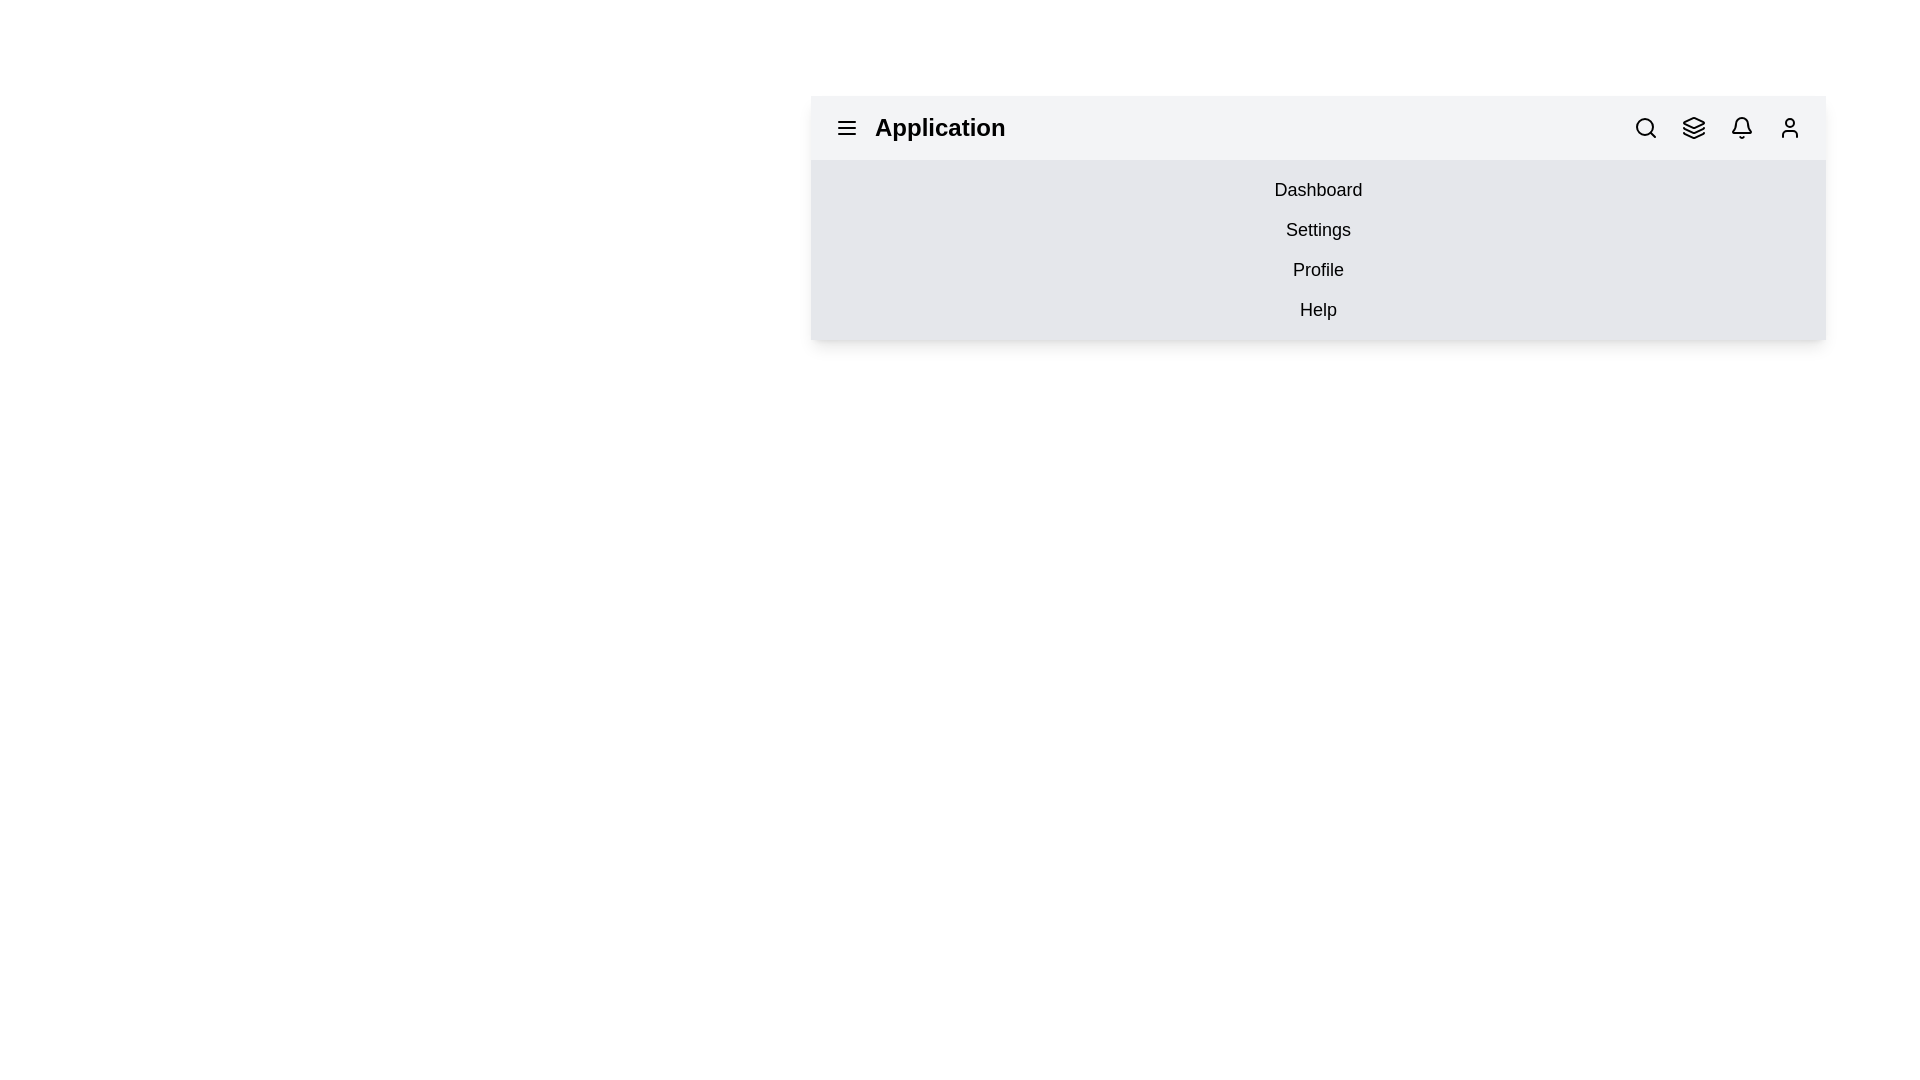  I want to click on the menu option labeled Profile, so click(1318, 270).